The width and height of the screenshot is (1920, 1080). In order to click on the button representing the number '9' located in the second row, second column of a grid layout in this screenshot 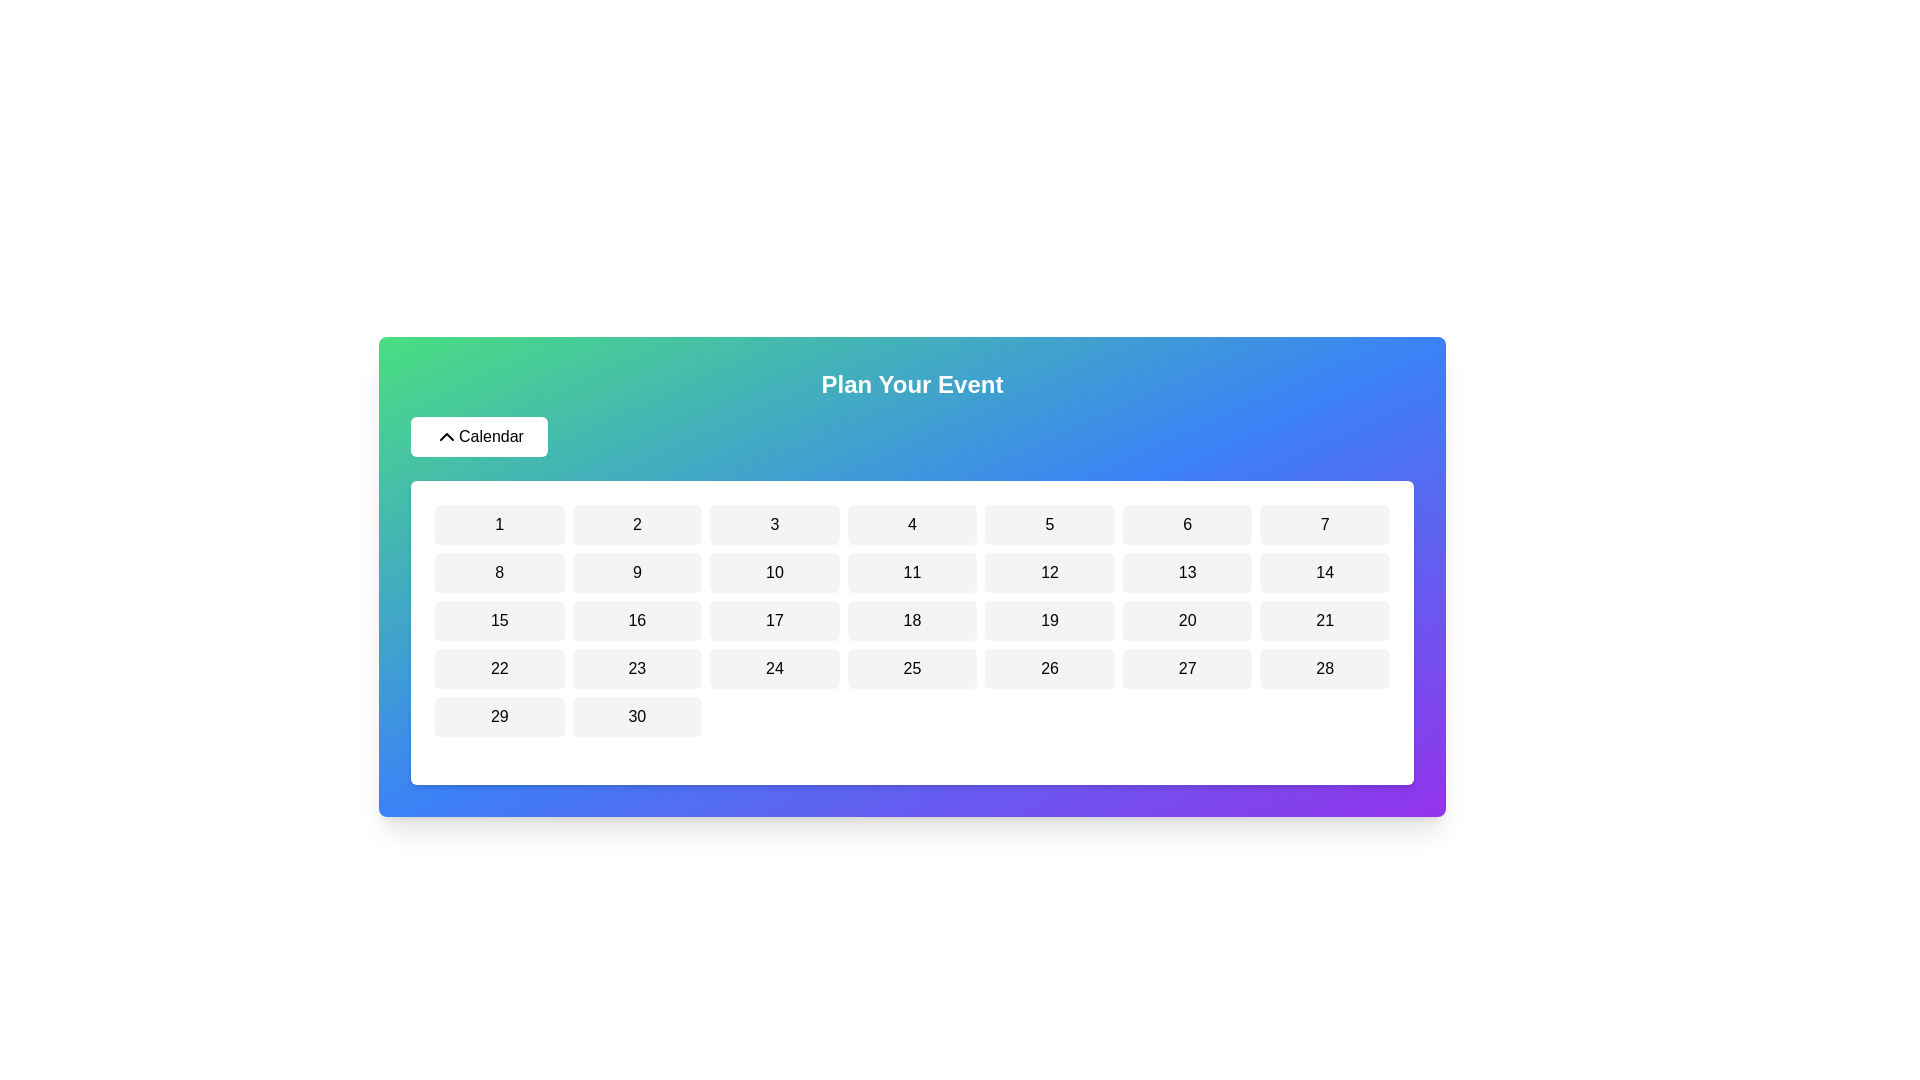, I will do `click(636, 573)`.